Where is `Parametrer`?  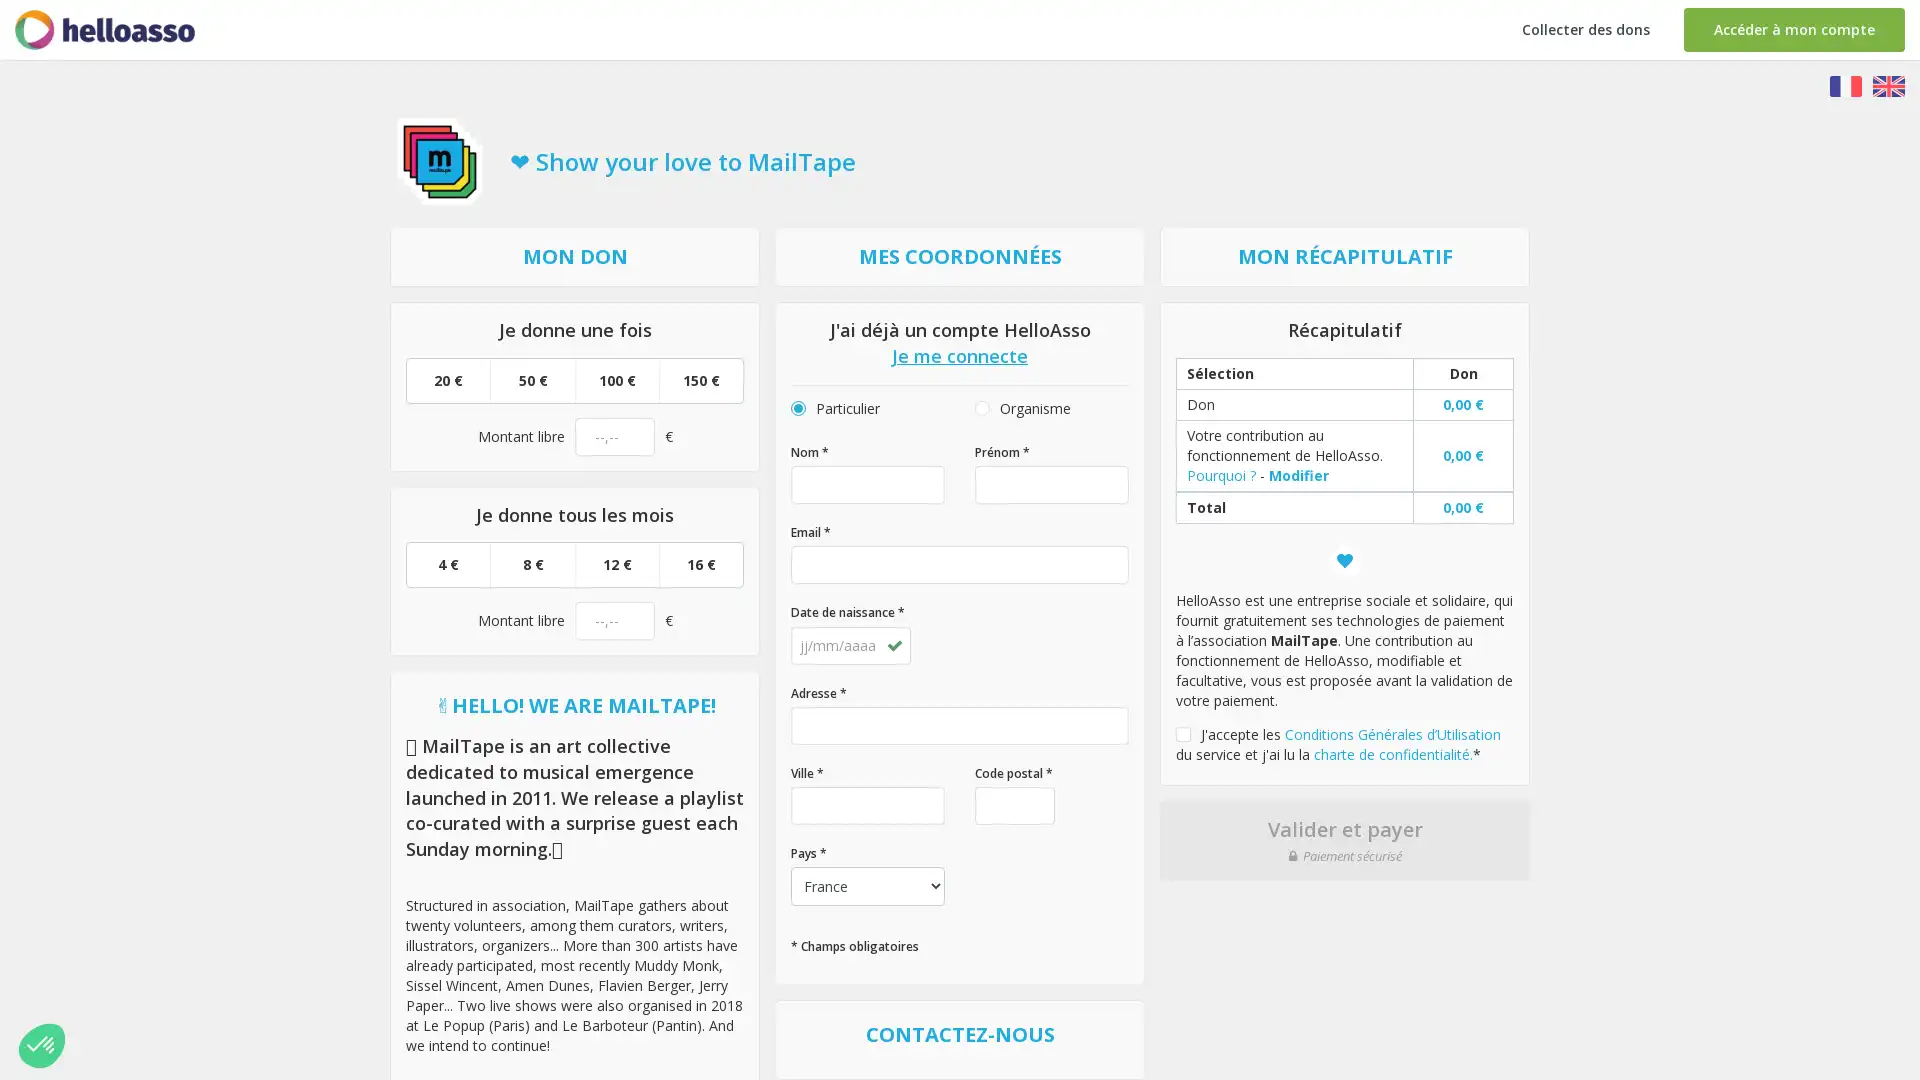 Parametrer is located at coordinates (230, 978).